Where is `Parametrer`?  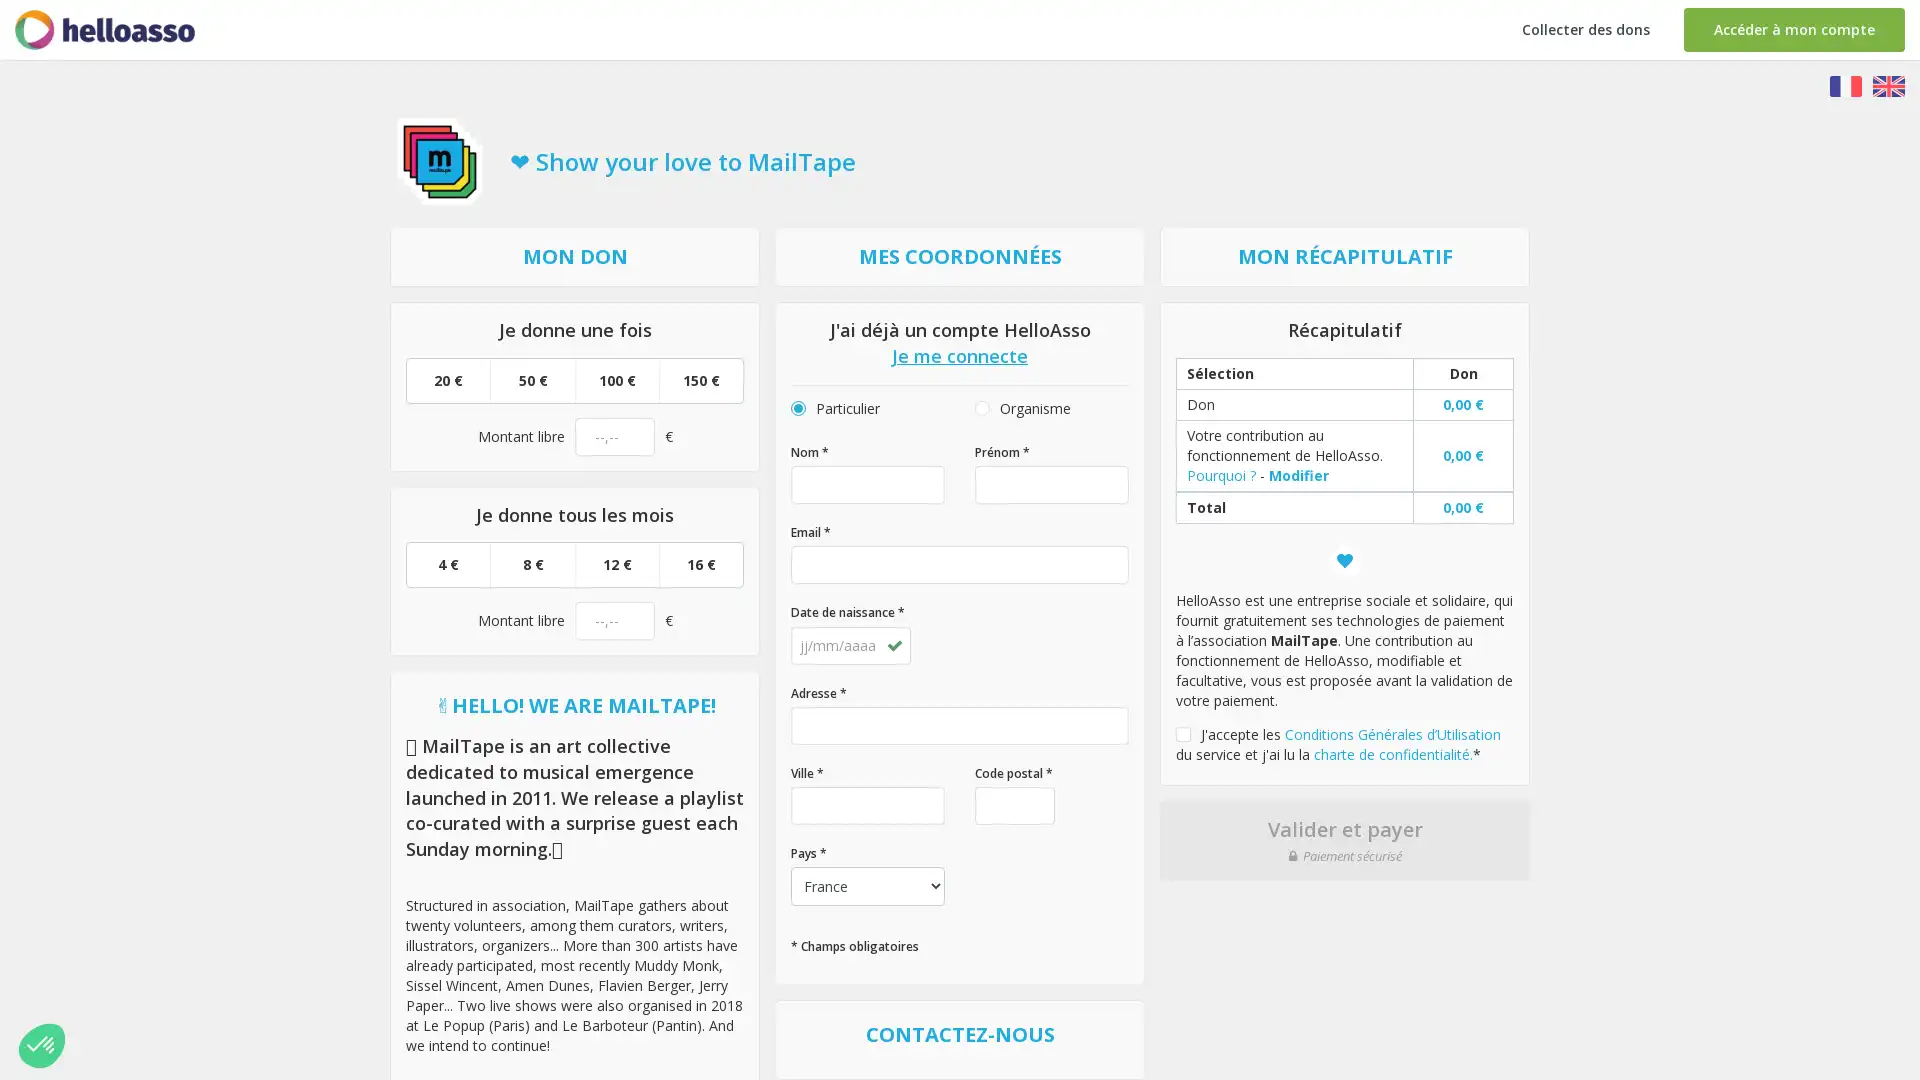 Parametrer is located at coordinates (230, 978).